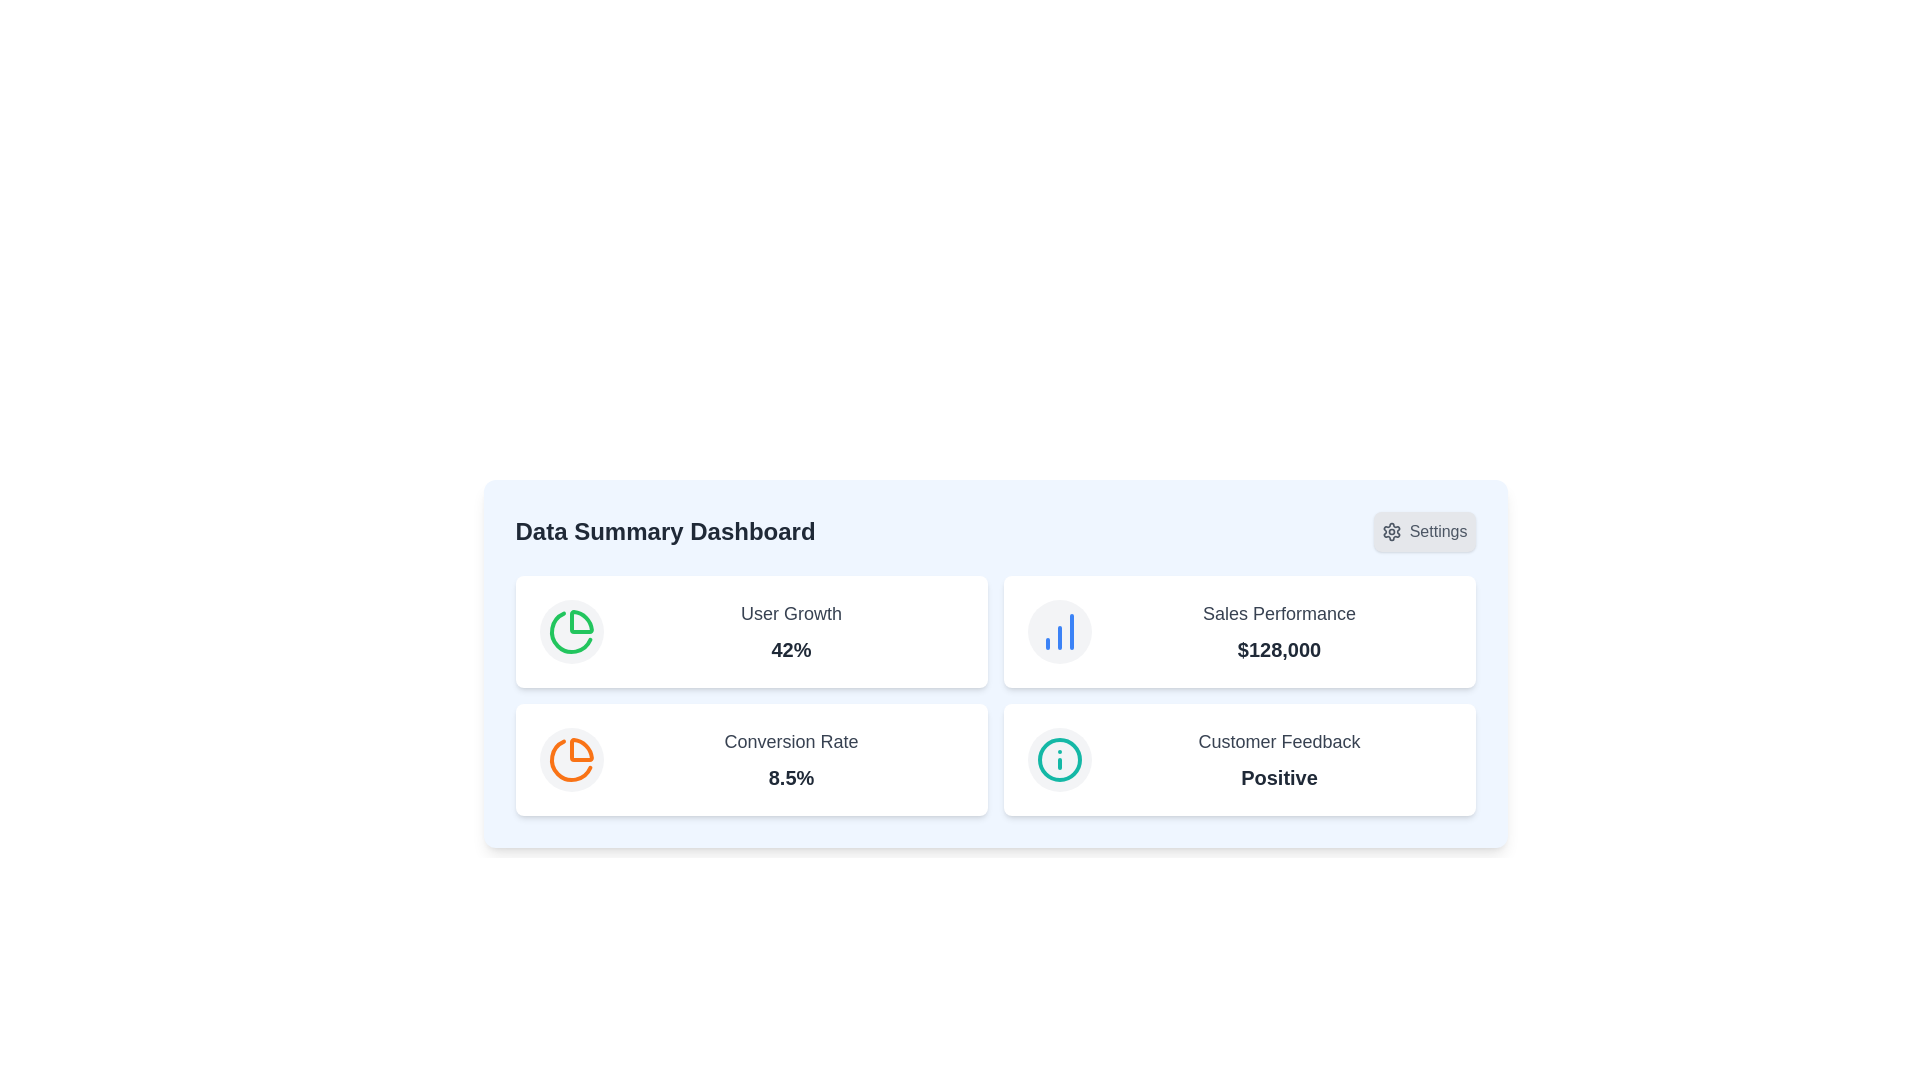 This screenshot has height=1080, width=1920. I want to click on the 'Settings' icon located at the top-right corner of the dashboard, so click(1390, 531).